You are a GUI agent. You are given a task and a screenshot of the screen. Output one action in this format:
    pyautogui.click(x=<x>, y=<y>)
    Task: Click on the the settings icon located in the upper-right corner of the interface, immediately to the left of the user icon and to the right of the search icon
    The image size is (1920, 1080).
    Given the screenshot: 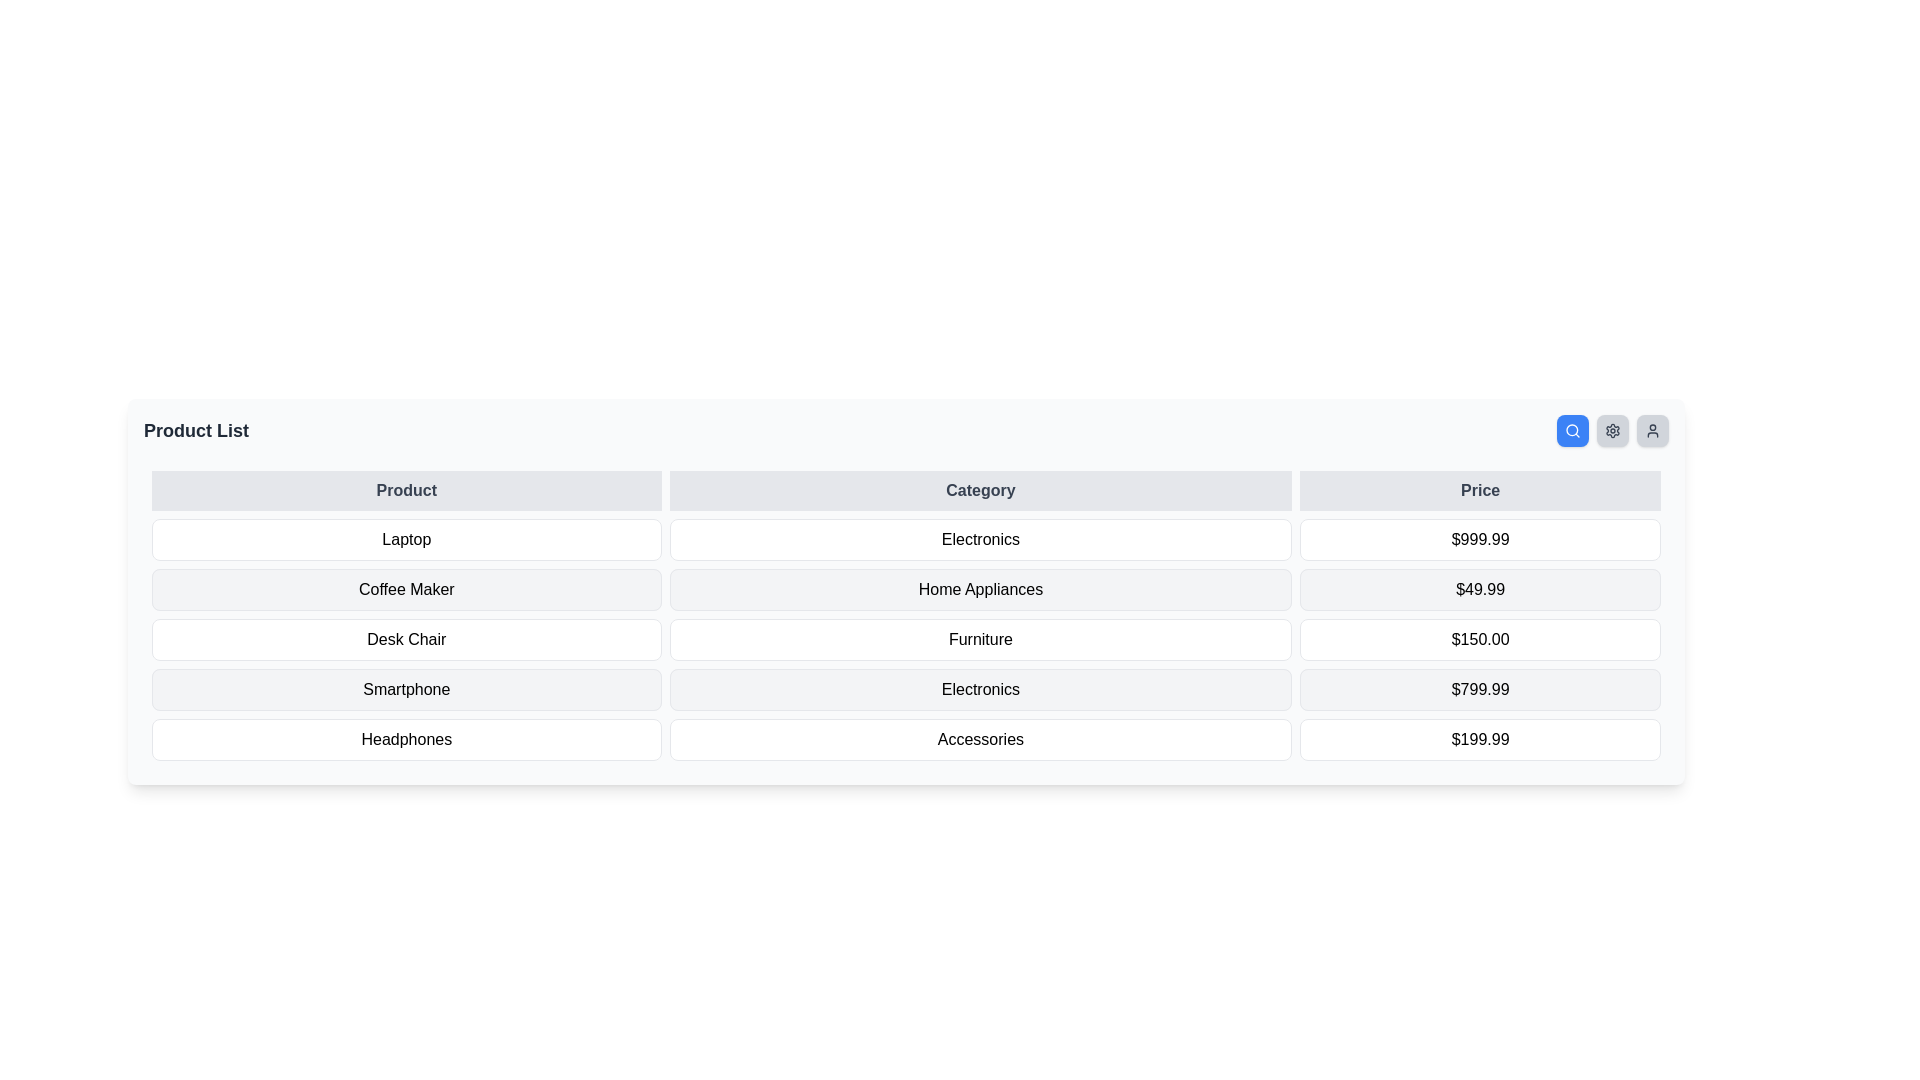 What is the action you would take?
    pyautogui.click(x=1612, y=430)
    